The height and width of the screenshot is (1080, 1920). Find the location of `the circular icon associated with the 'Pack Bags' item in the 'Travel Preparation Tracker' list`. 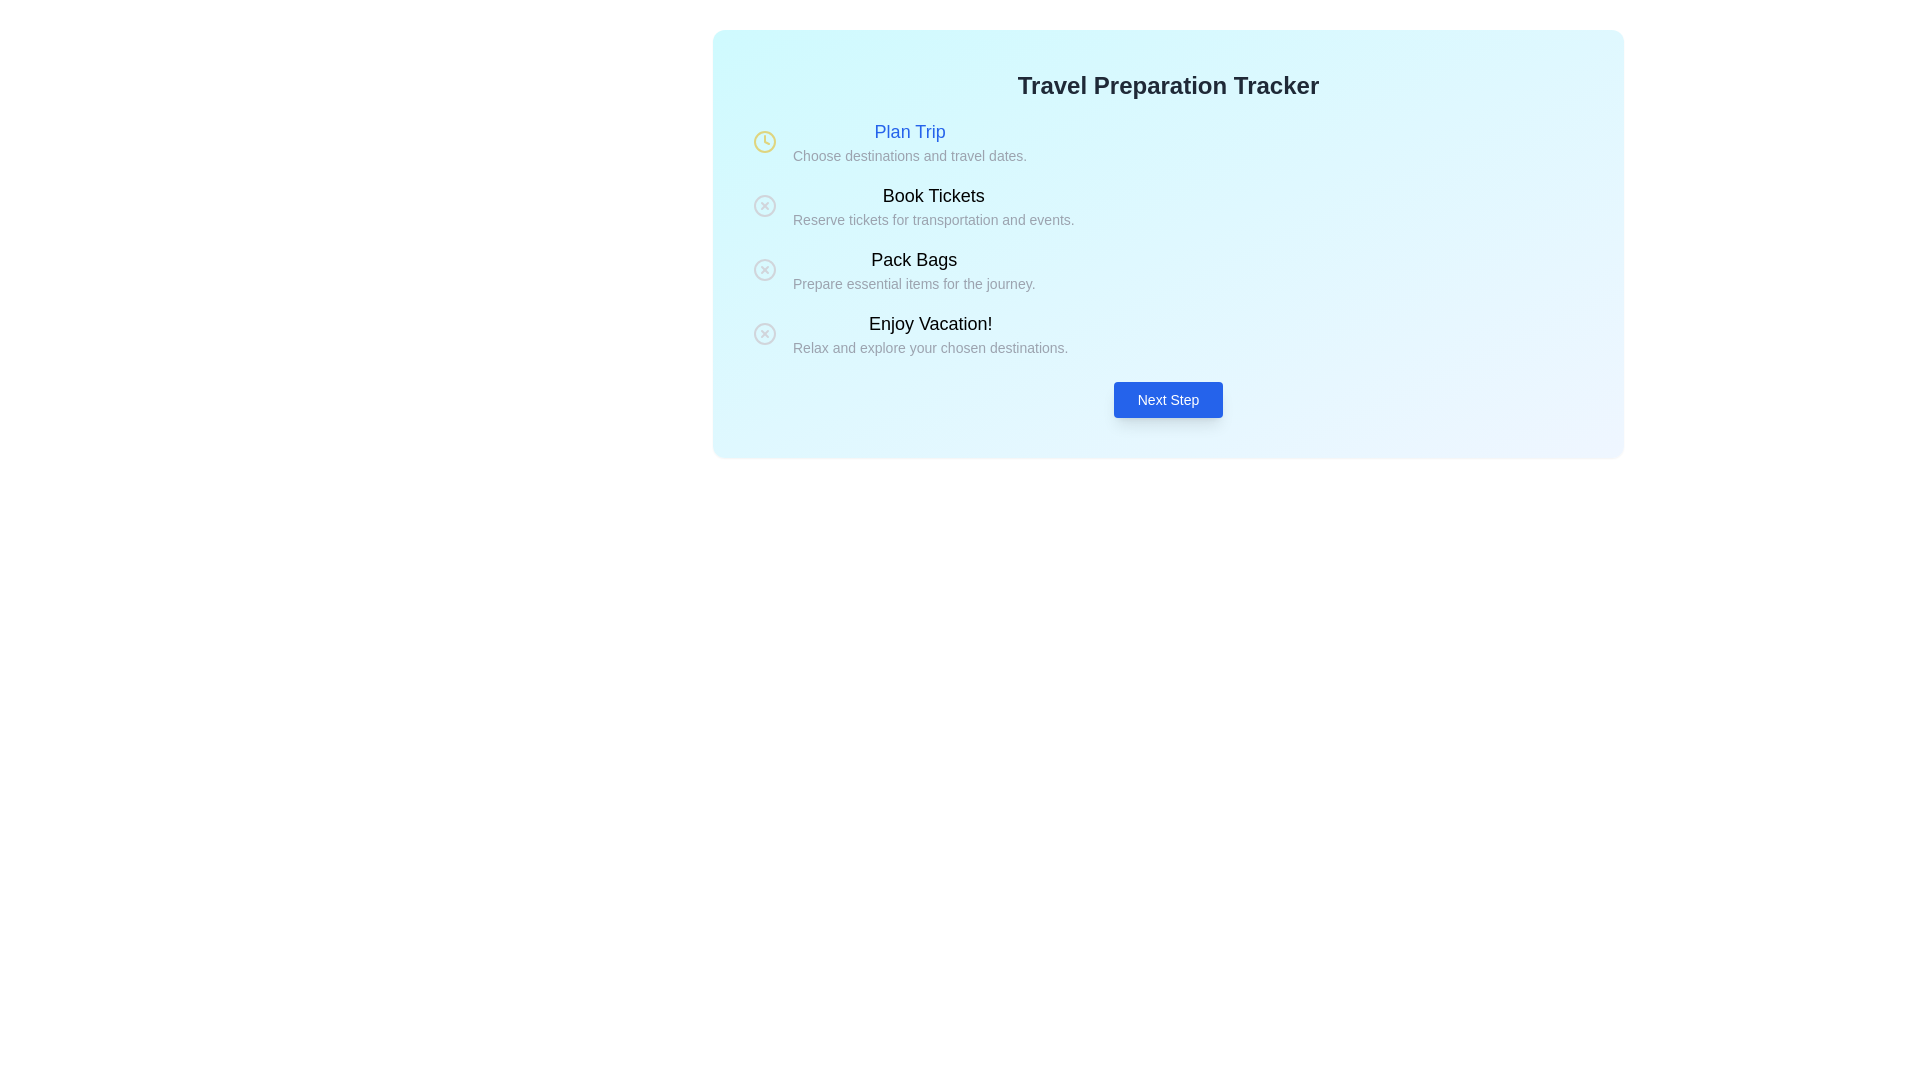

the circular icon associated with the 'Pack Bags' item in the 'Travel Preparation Tracker' list is located at coordinates (763, 270).